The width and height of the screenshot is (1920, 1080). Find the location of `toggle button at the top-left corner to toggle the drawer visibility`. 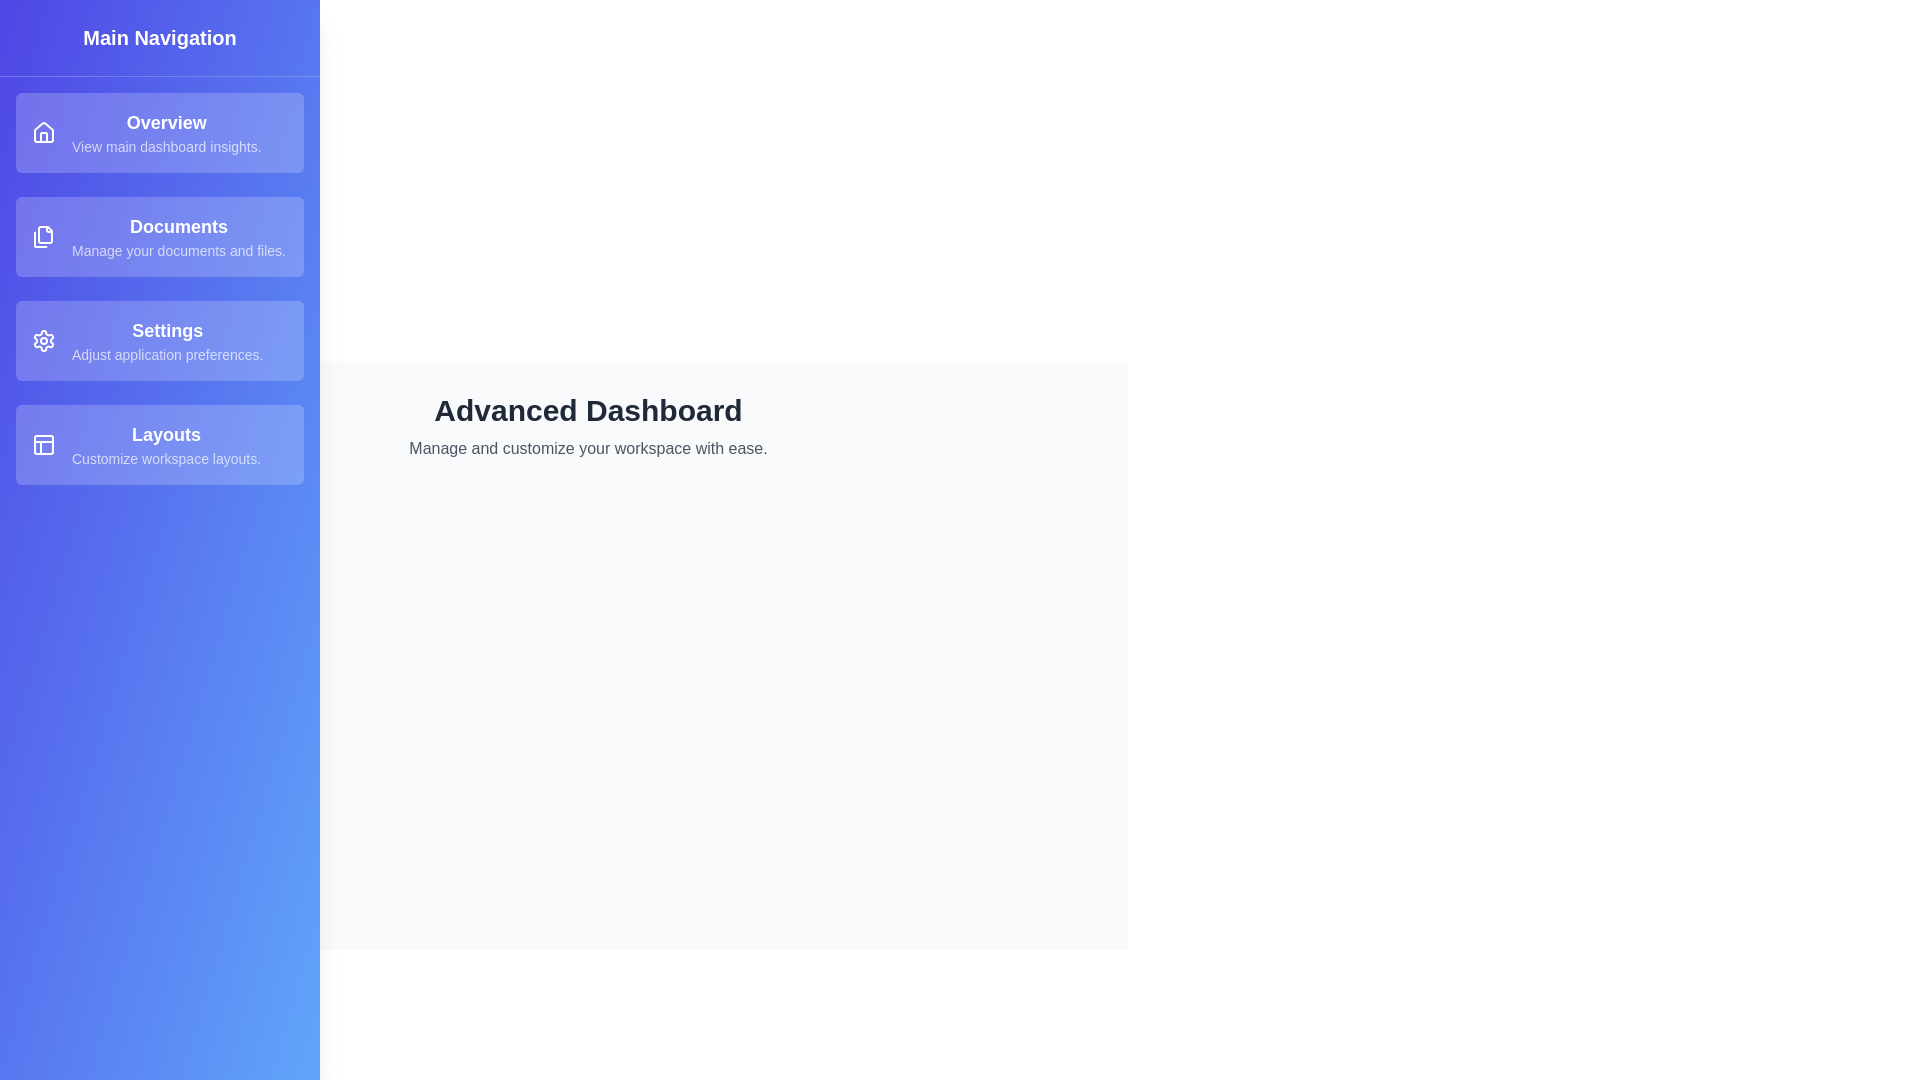

toggle button at the top-left corner to toggle the drawer visibility is located at coordinates (39, 39).